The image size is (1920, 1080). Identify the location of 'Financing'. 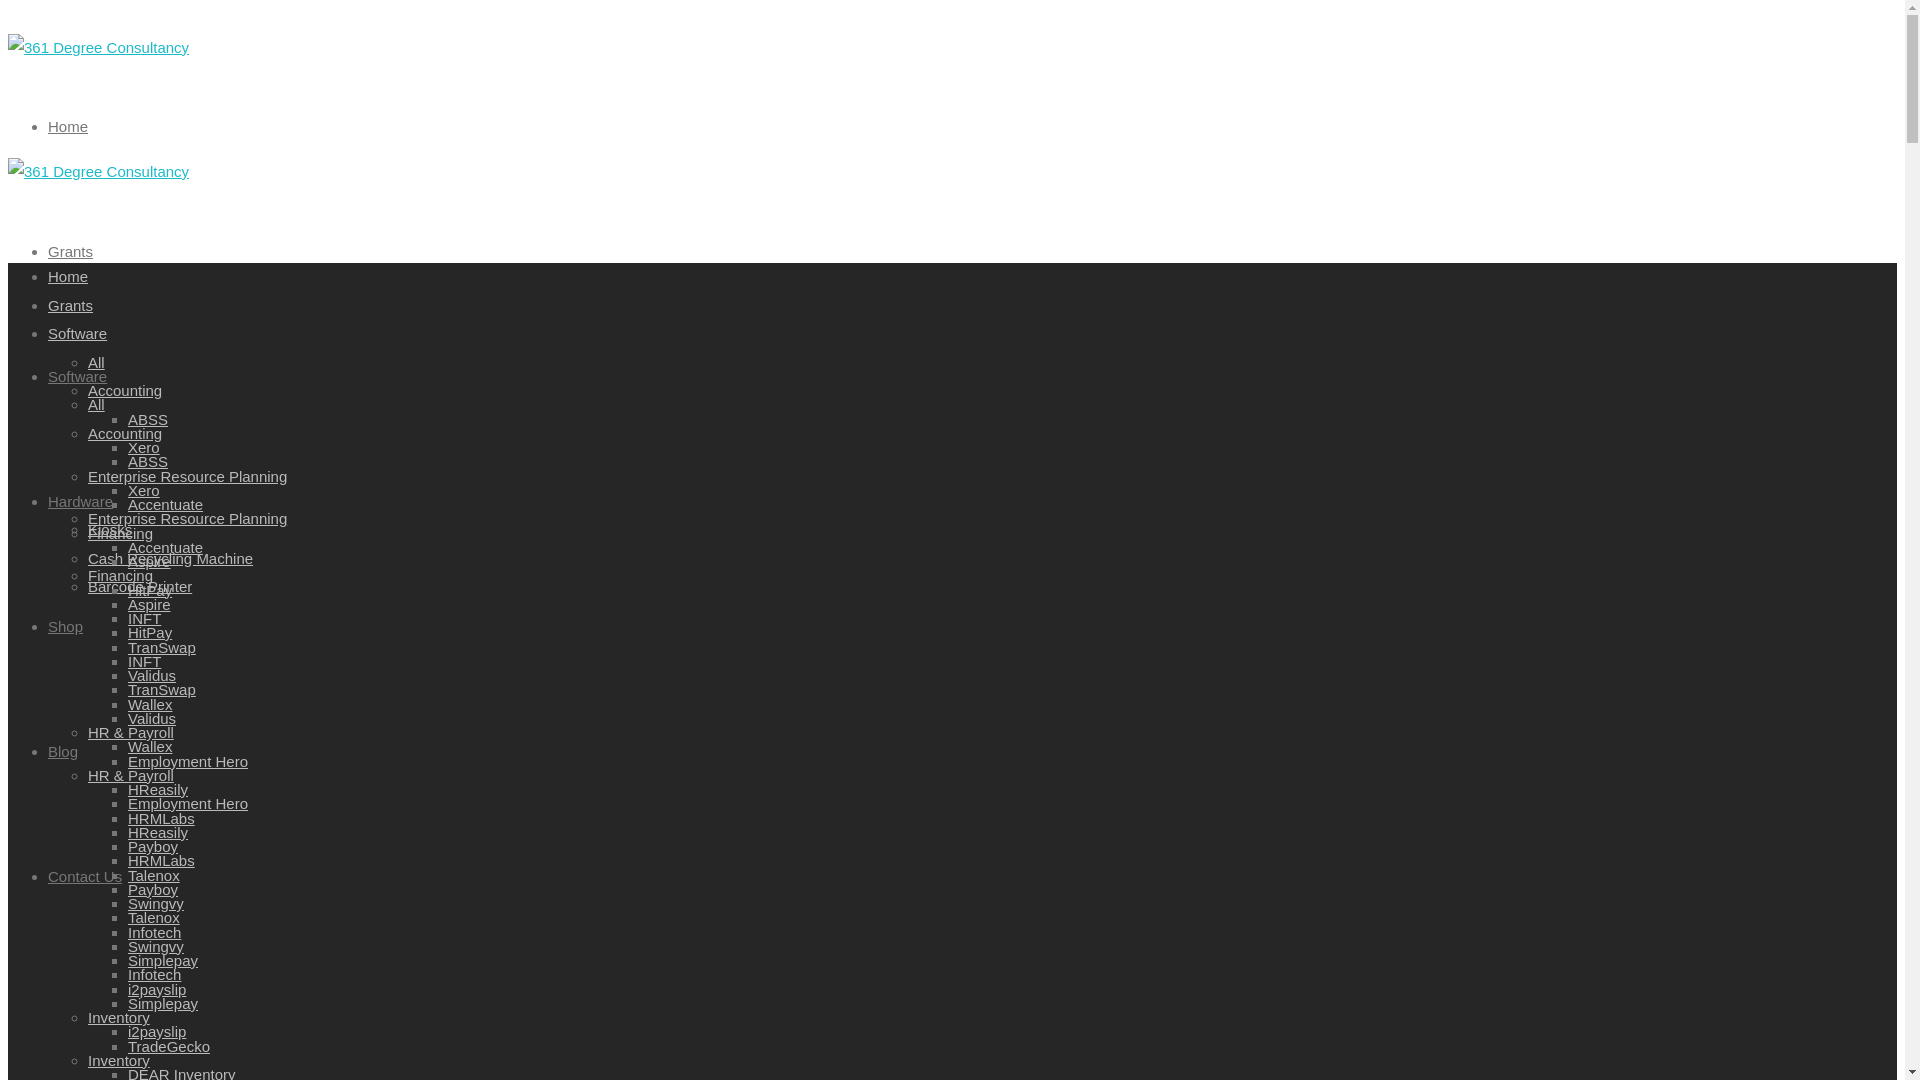
(119, 575).